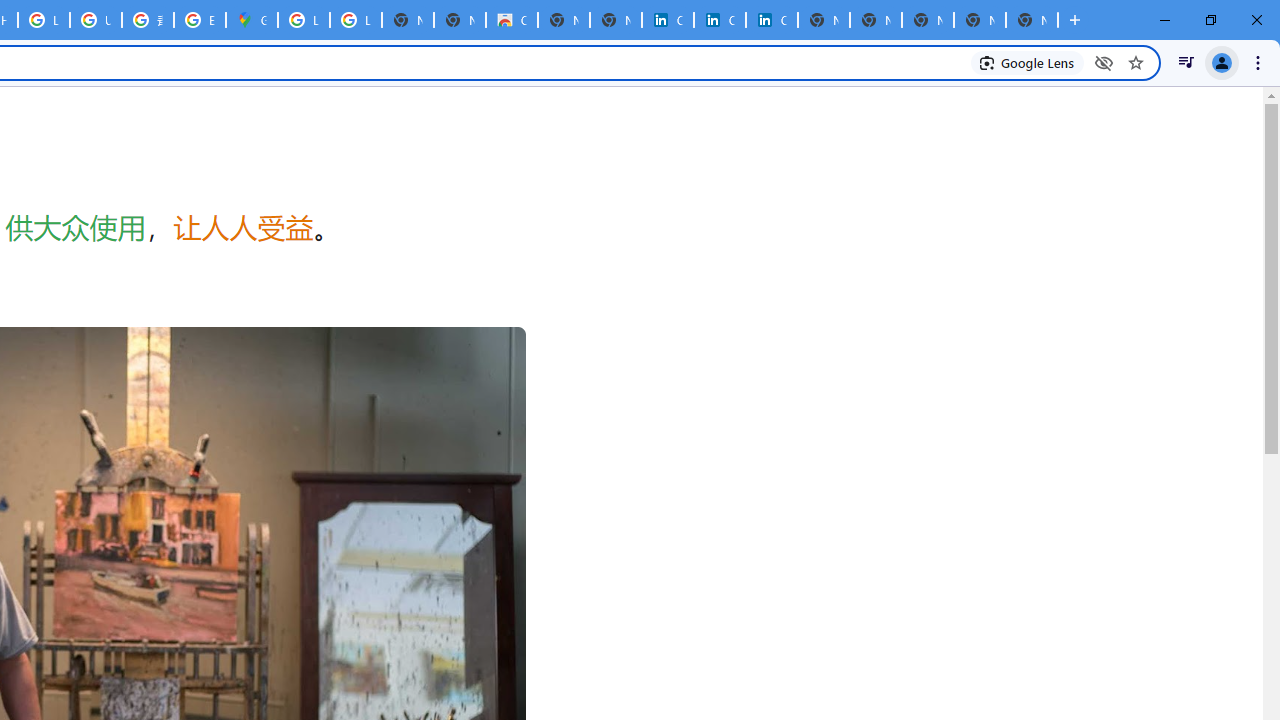 The width and height of the screenshot is (1280, 720). What do you see at coordinates (770, 20) in the screenshot?
I see `'Copyright Policy'` at bounding box center [770, 20].